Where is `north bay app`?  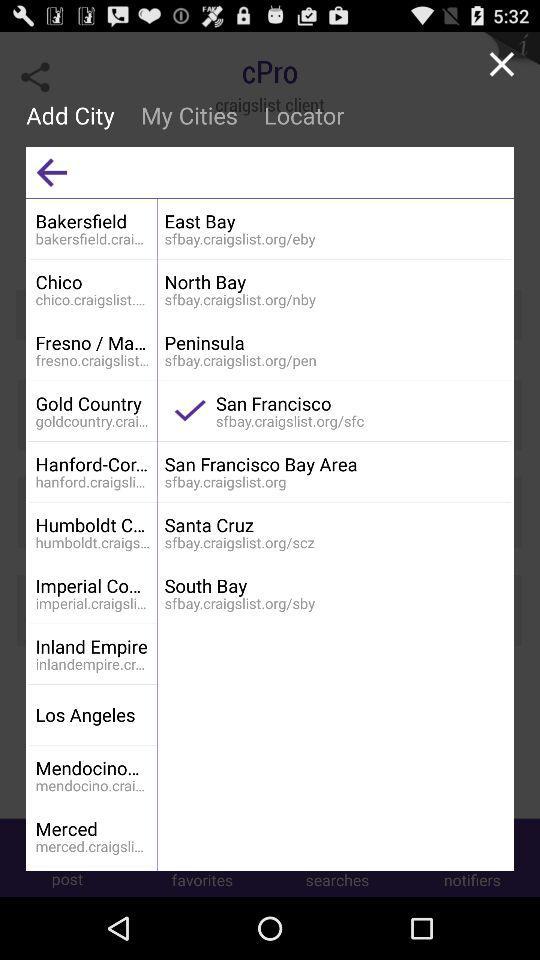 north bay app is located at coordinates (334, 281).